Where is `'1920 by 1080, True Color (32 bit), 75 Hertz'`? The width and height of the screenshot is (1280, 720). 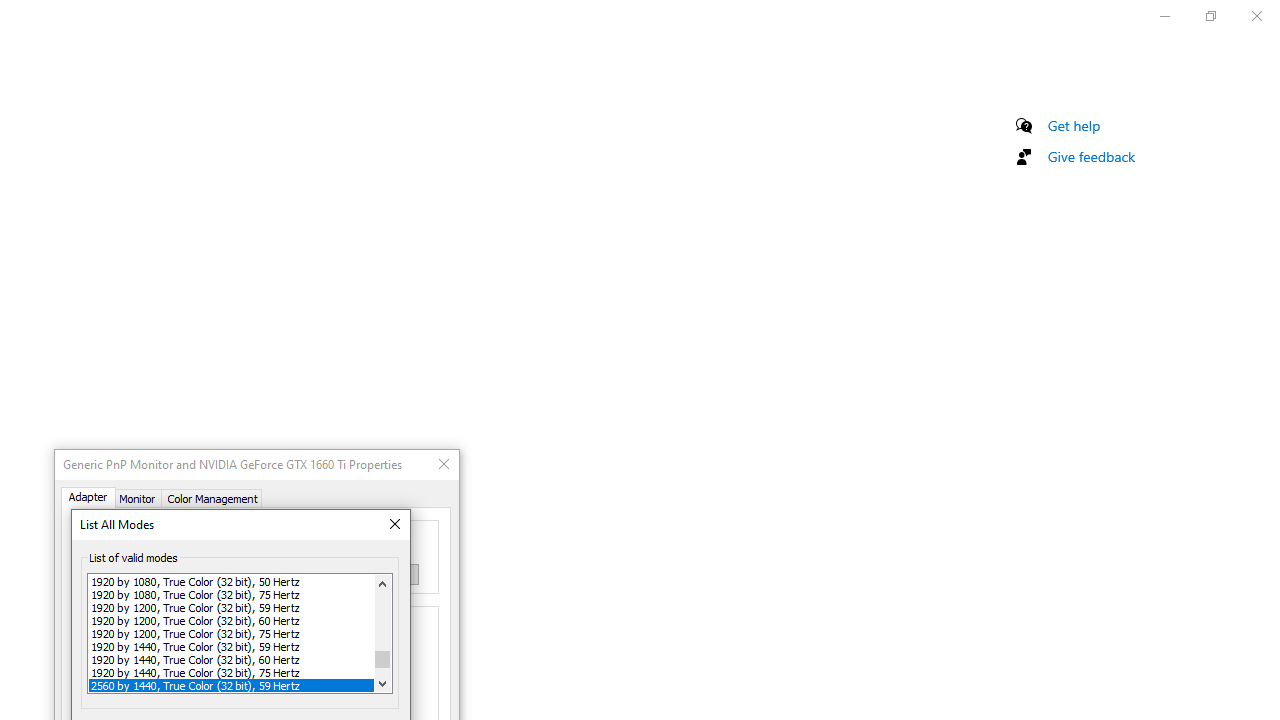 '1920 by 1080, True Color (32 bit), 75 Hertz' is located at coordinates (231, 593).